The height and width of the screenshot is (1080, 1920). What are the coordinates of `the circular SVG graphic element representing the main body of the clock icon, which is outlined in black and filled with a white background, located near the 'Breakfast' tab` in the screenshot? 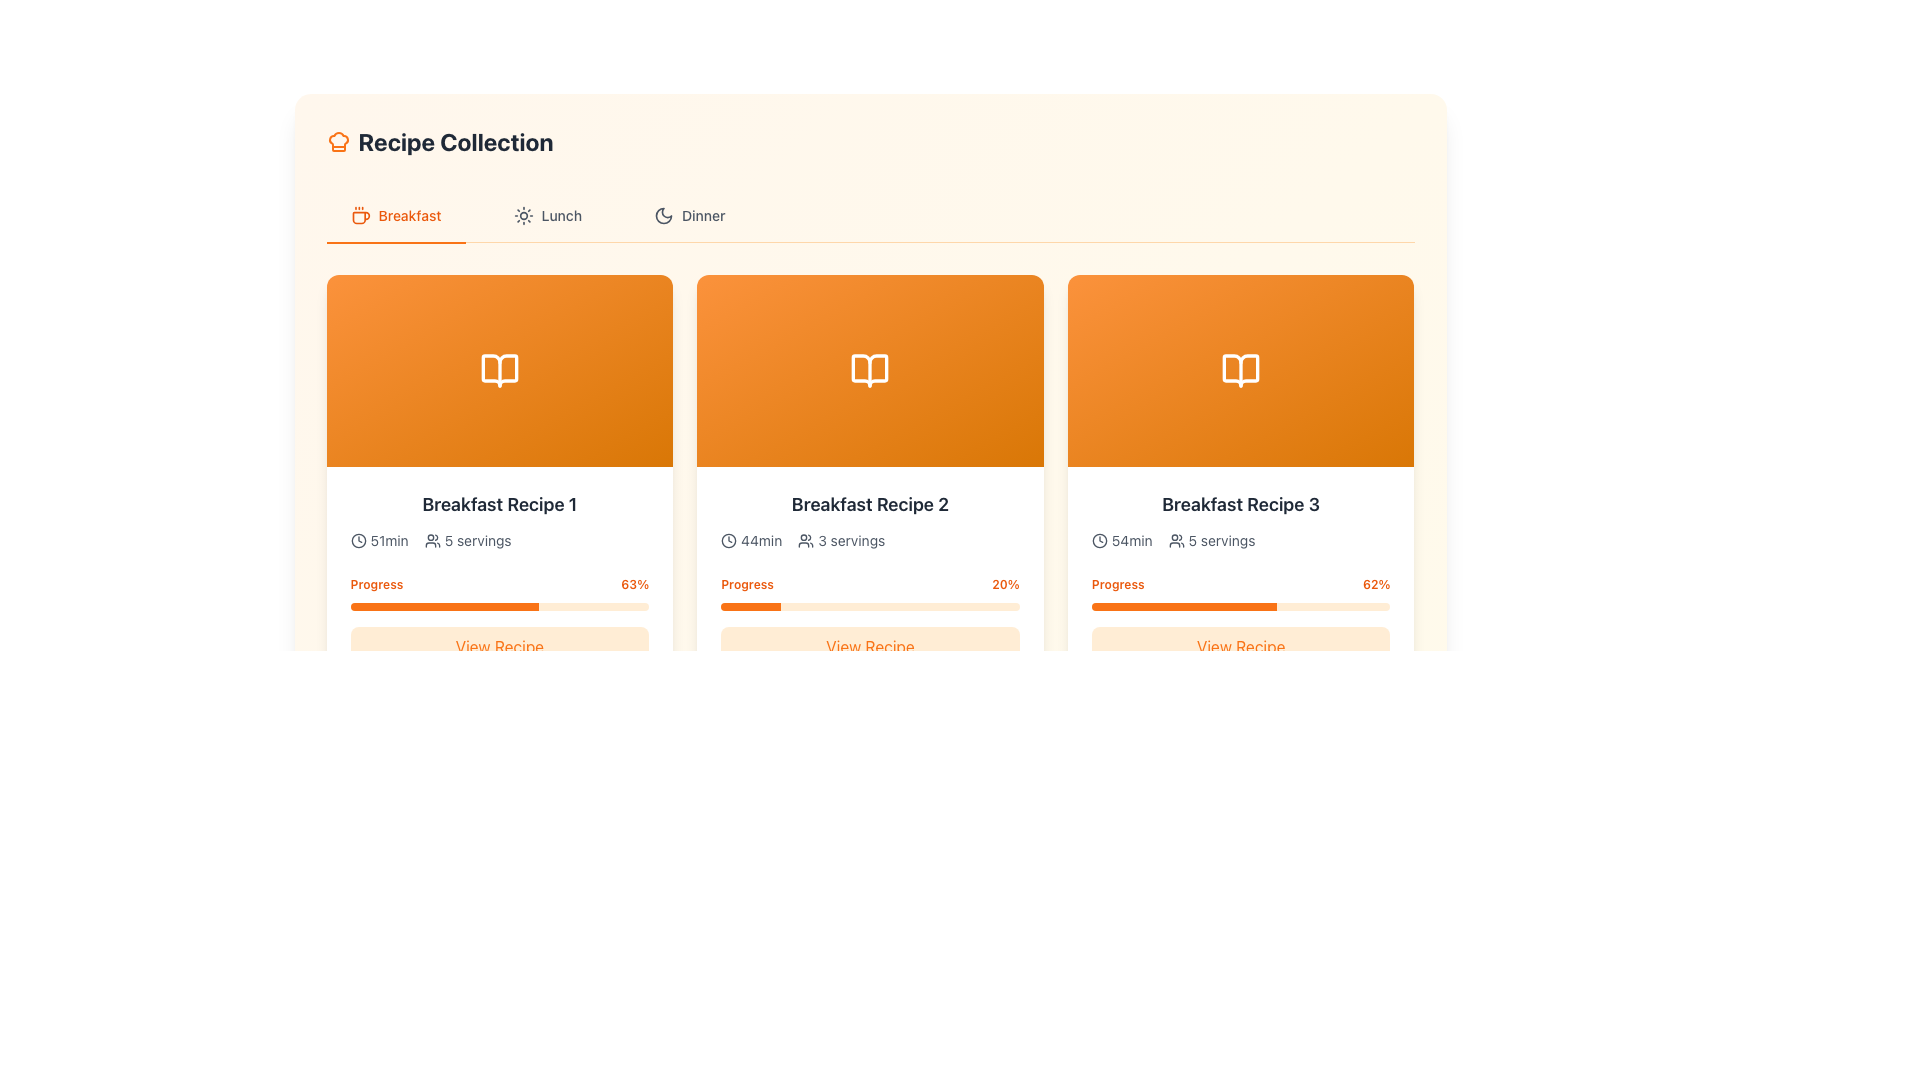 It's located at (1098, 540).